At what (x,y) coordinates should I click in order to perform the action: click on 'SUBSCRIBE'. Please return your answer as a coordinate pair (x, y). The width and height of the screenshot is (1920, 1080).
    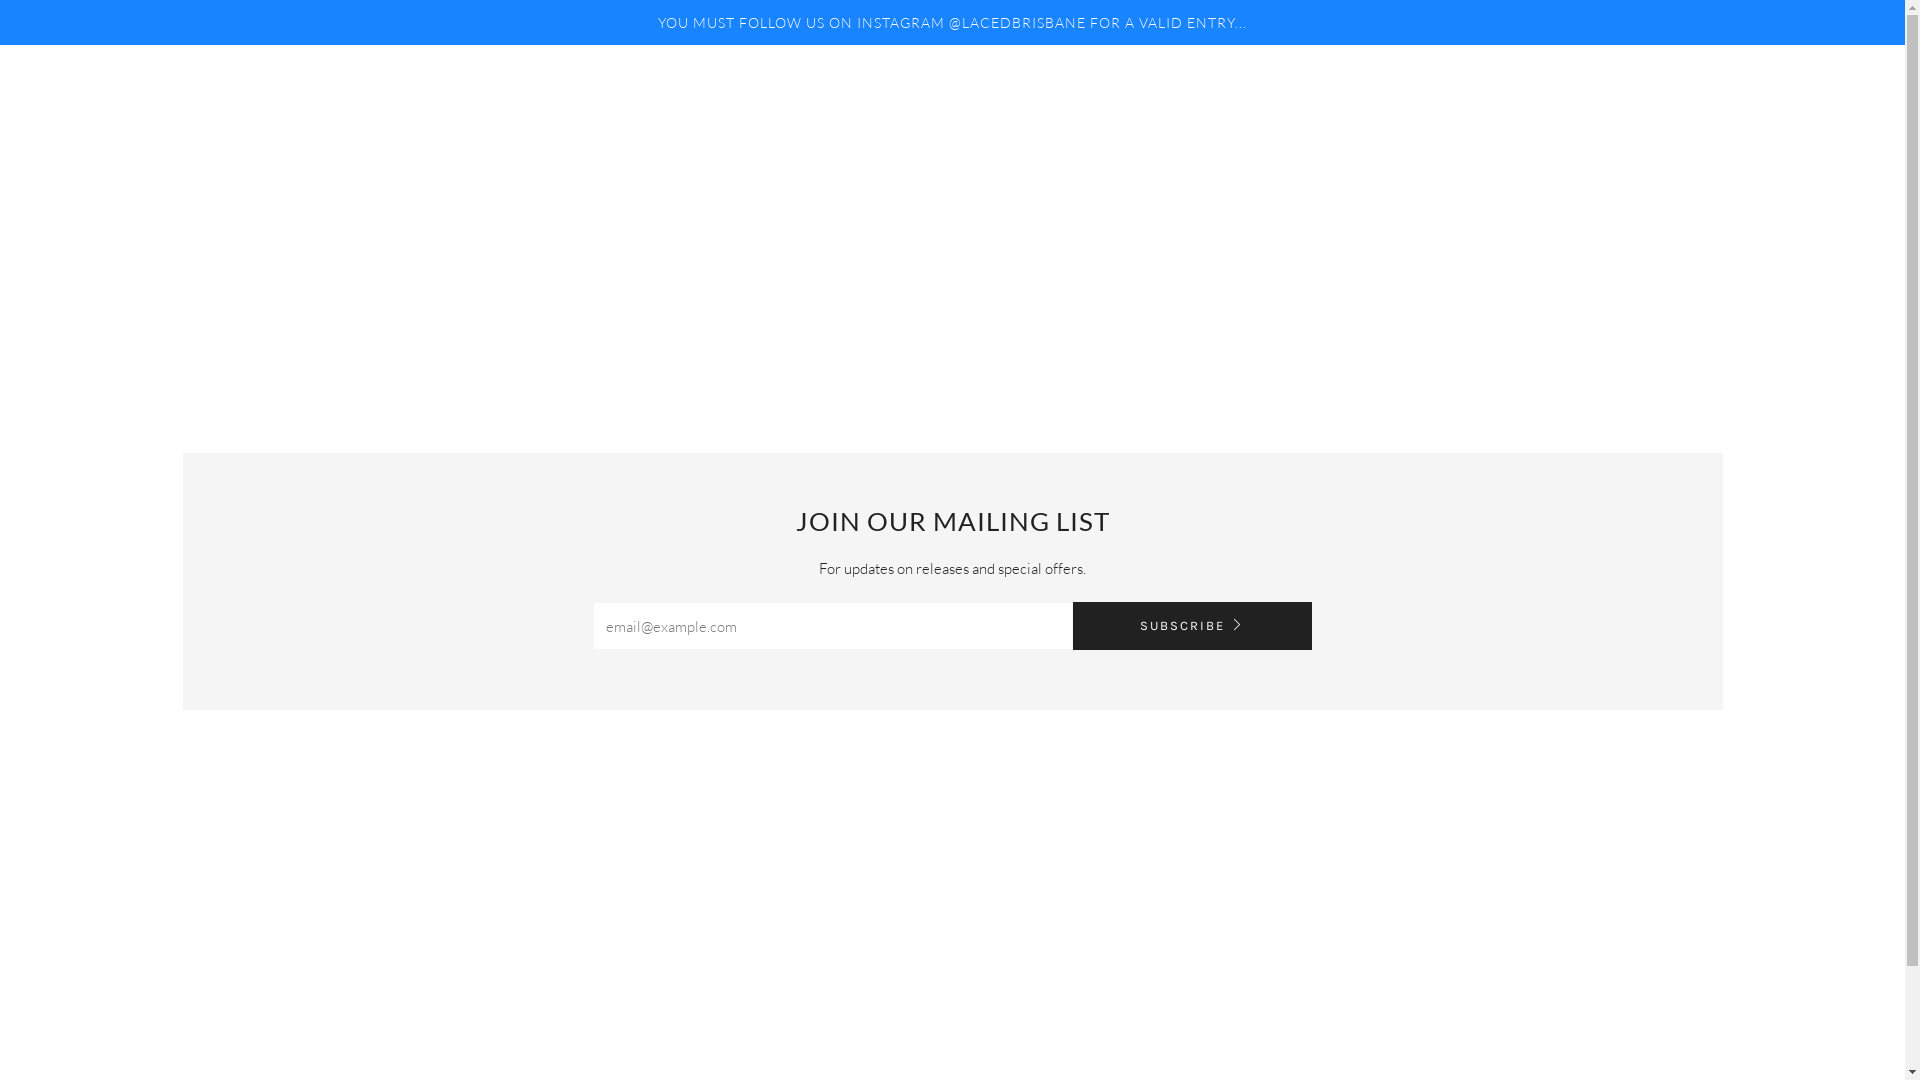
    Looking at the image, I should click on (1070, 624).